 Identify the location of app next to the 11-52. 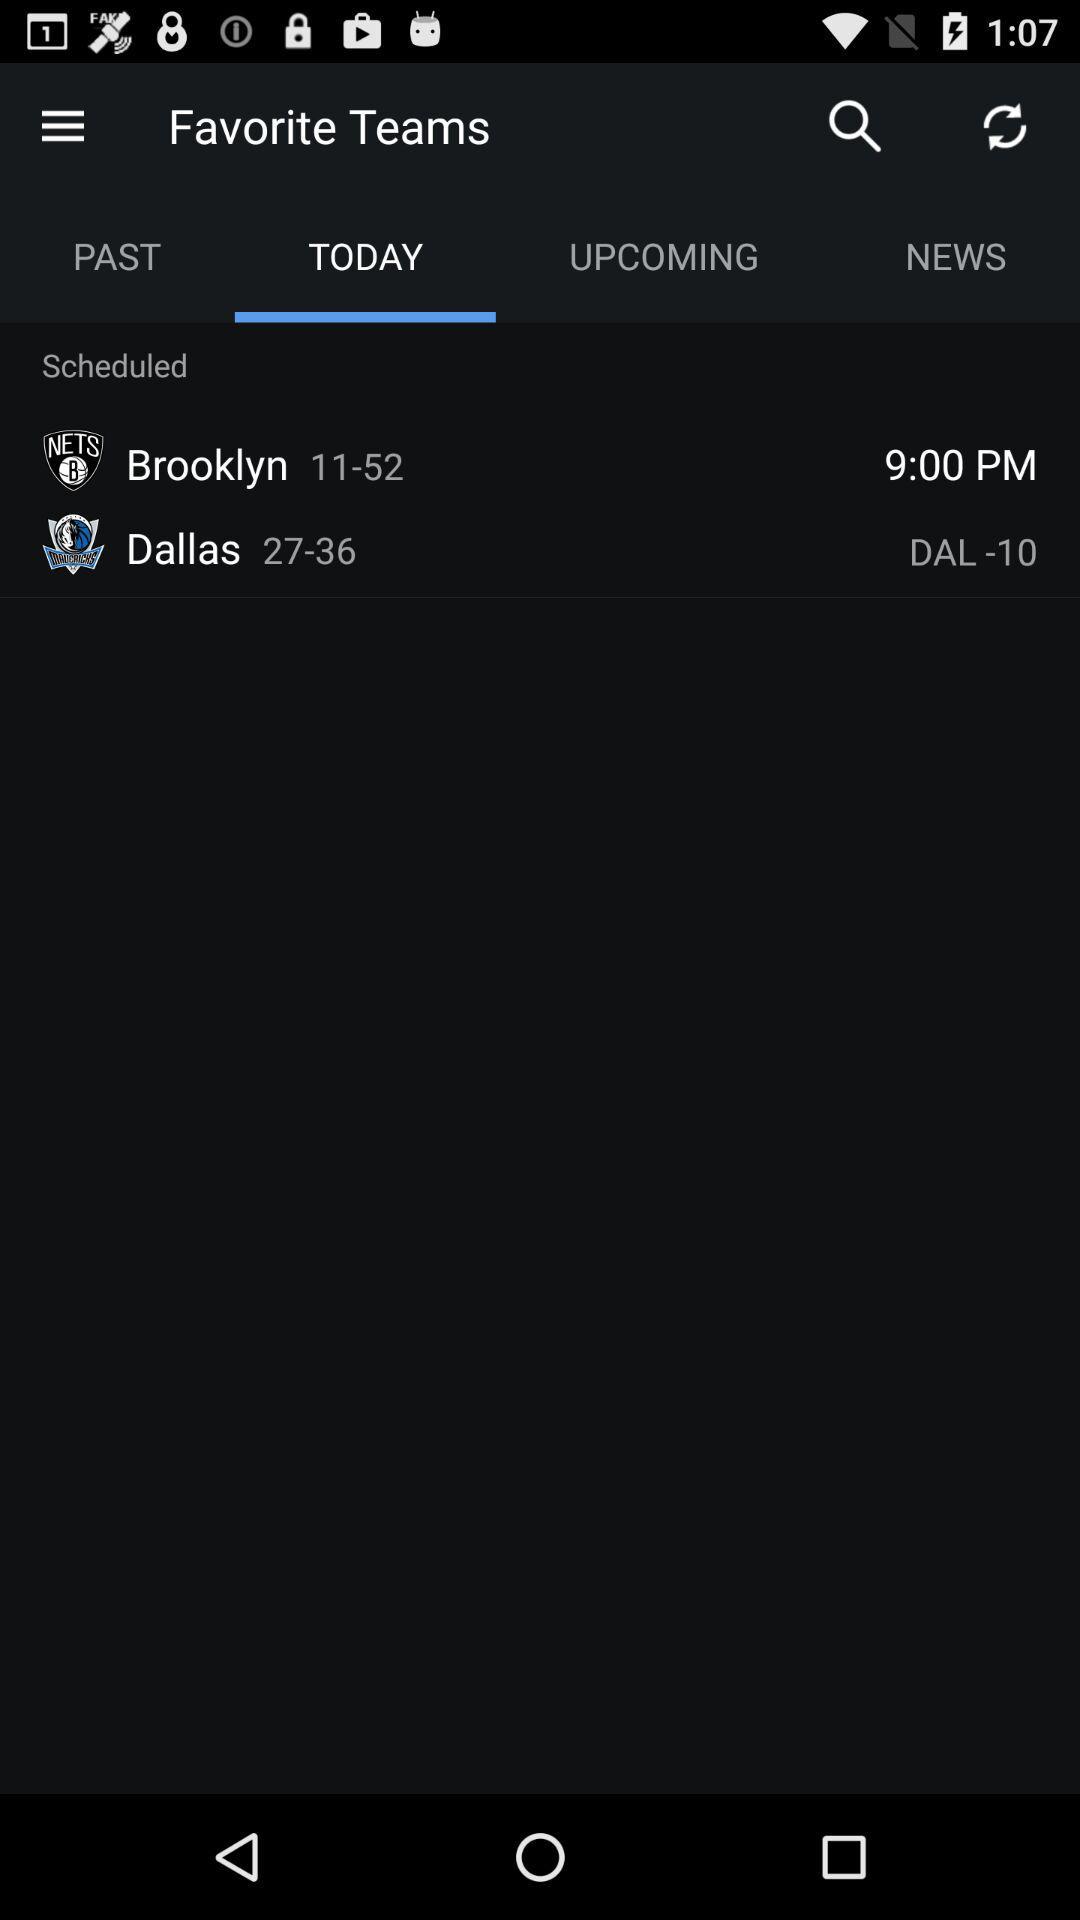
(960, 462).